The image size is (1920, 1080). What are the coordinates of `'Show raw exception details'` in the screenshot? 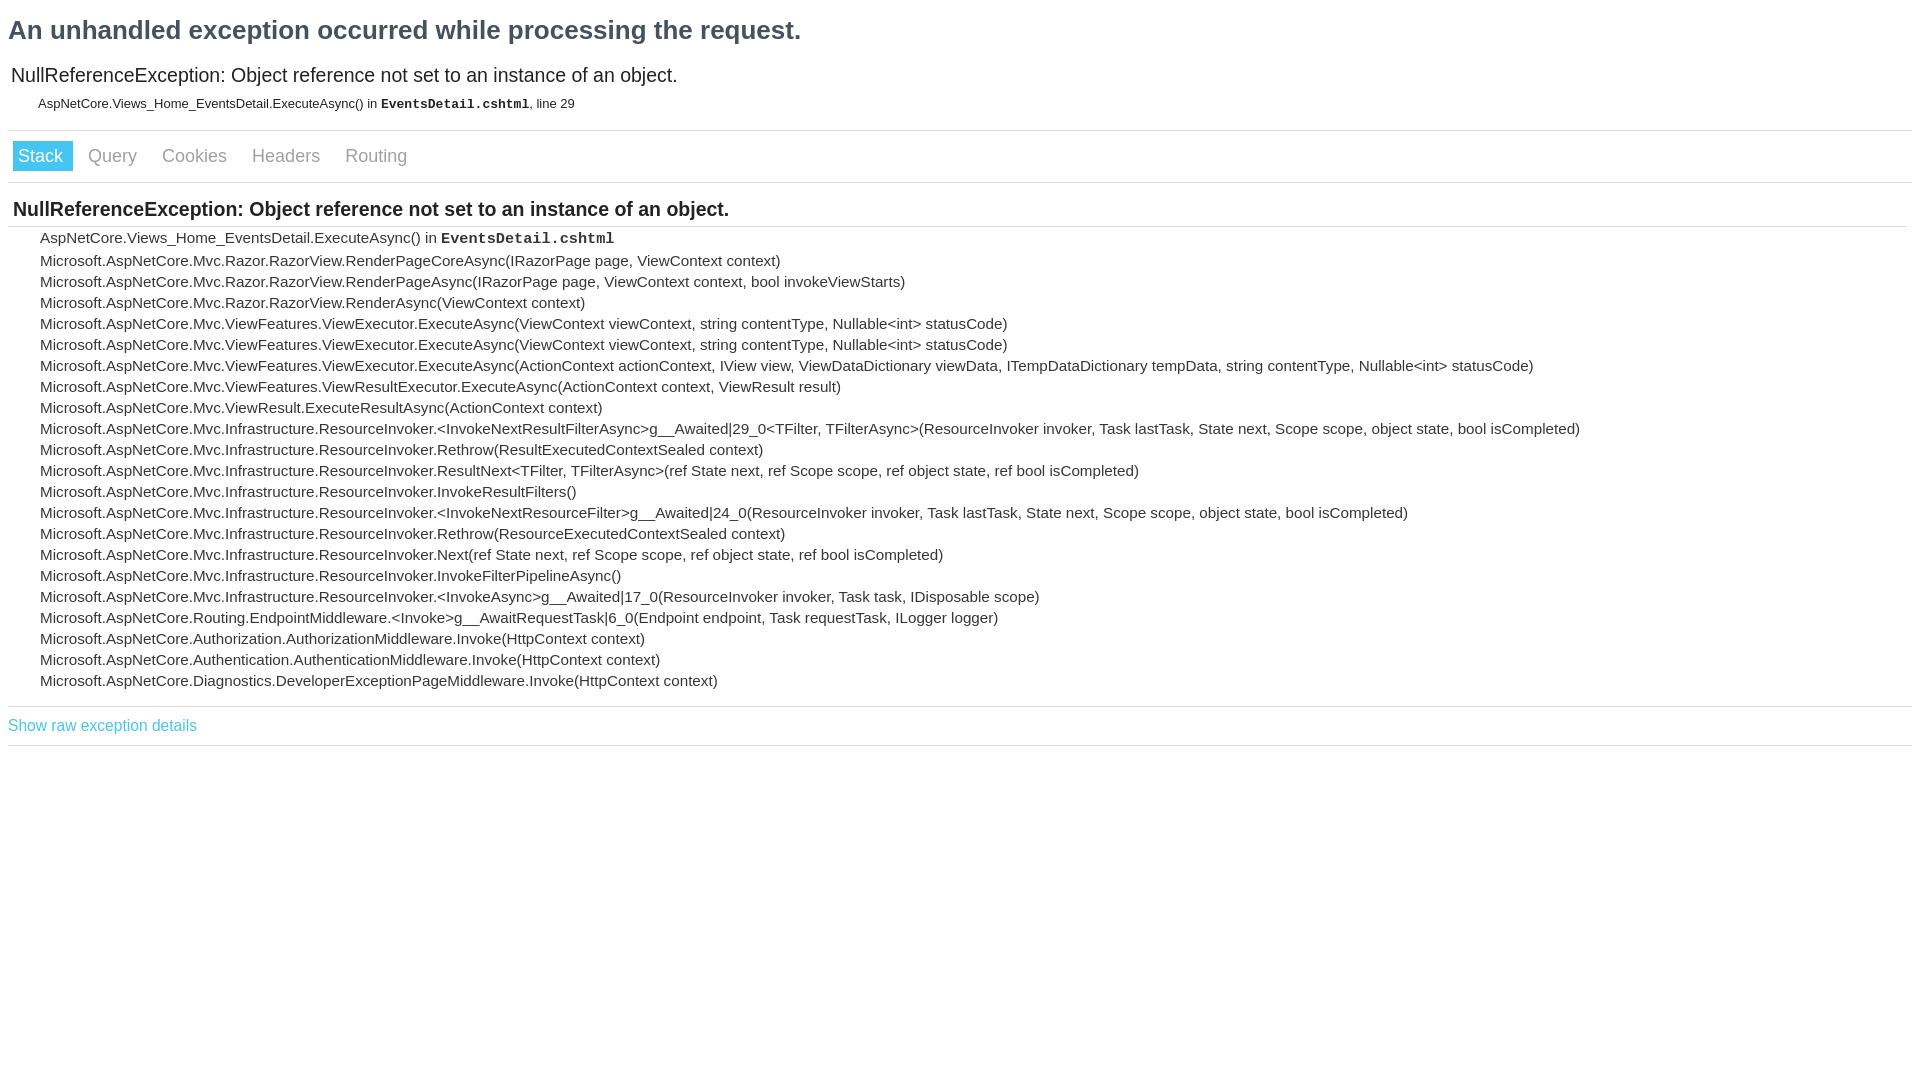 It's located at (101, 725).